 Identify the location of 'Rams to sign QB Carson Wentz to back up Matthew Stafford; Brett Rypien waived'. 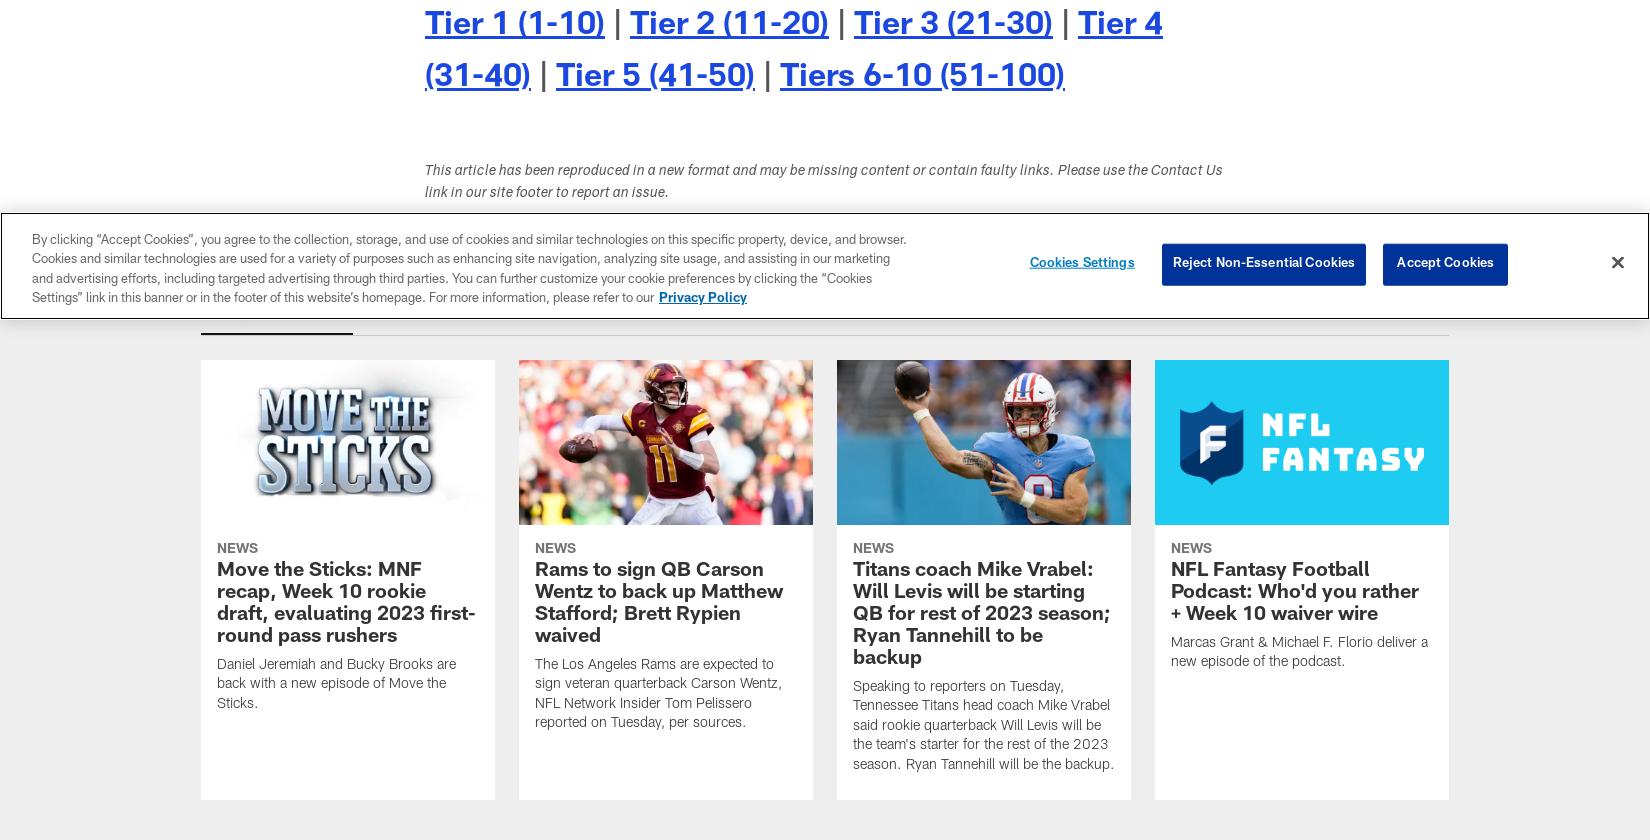
(658, 603).